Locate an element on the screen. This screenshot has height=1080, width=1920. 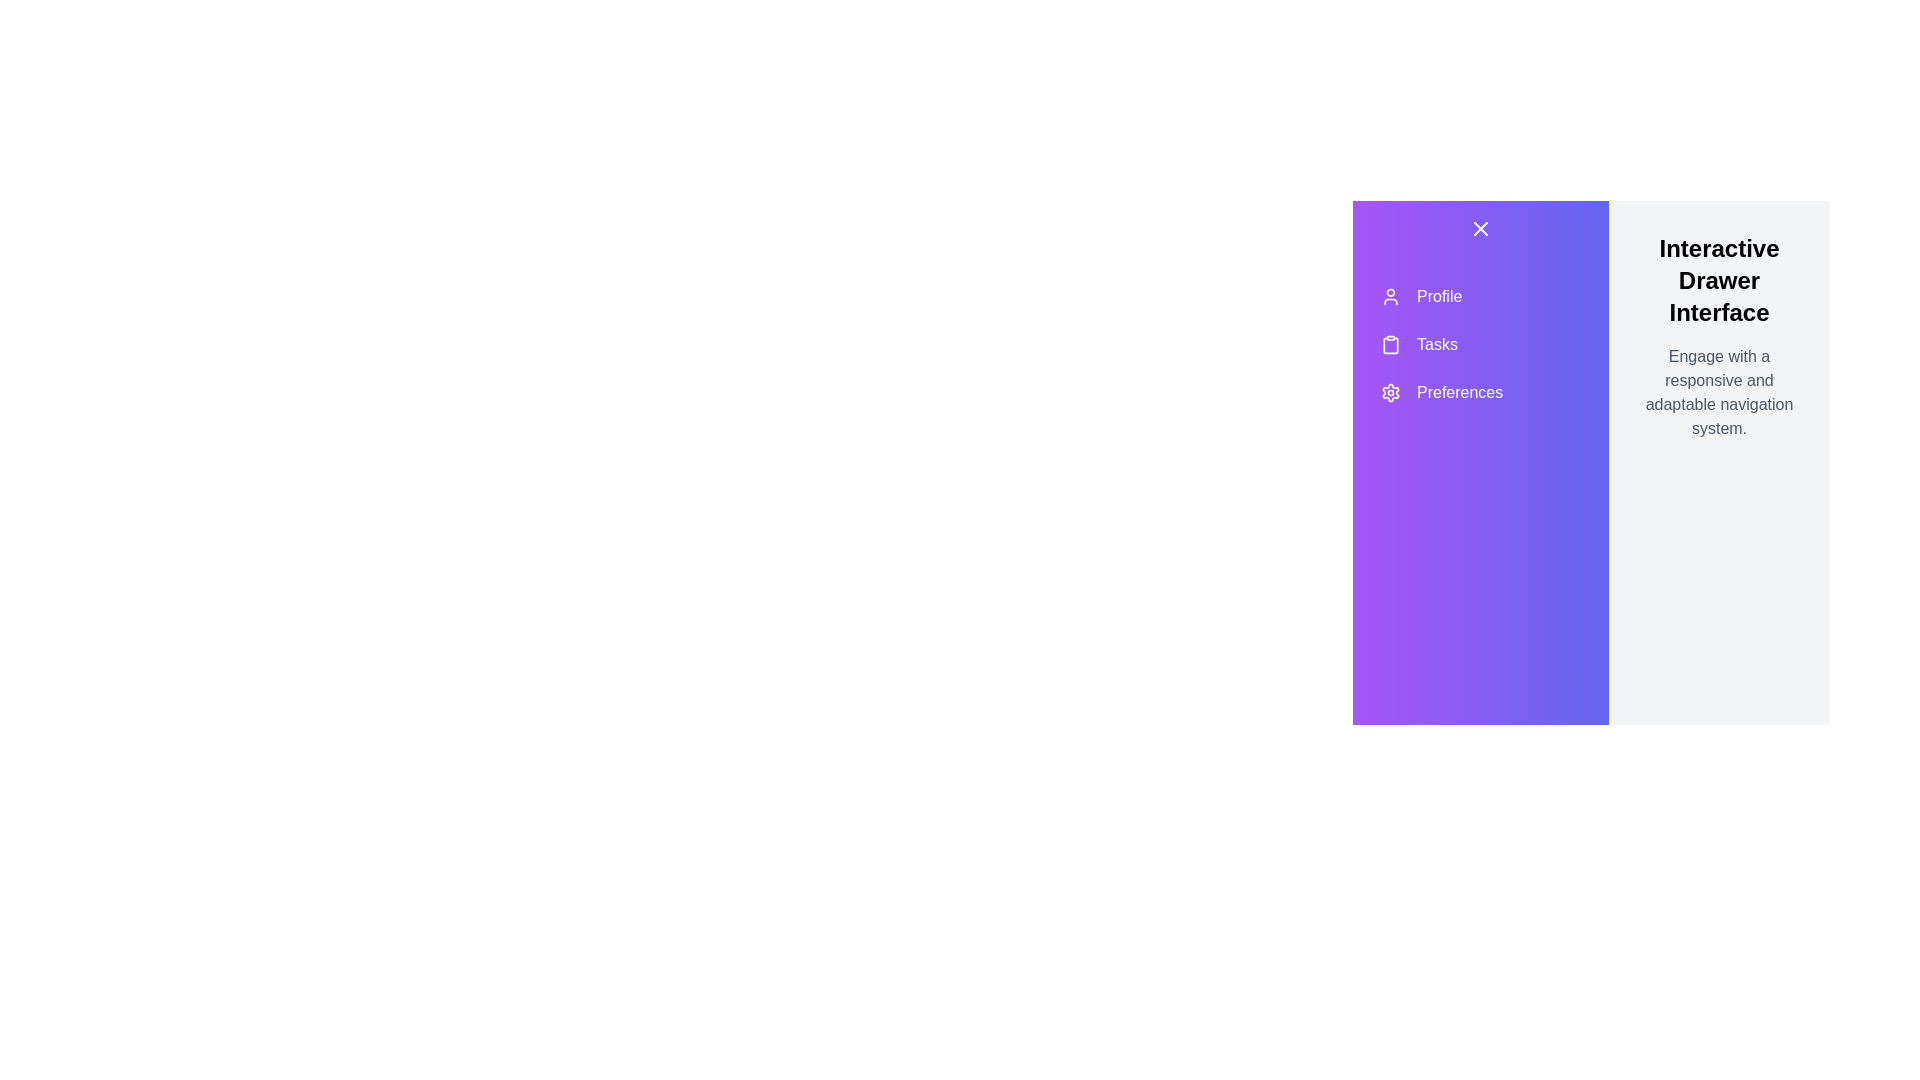
the menu item labeled Preferences is located at coordinates (1481, 393).